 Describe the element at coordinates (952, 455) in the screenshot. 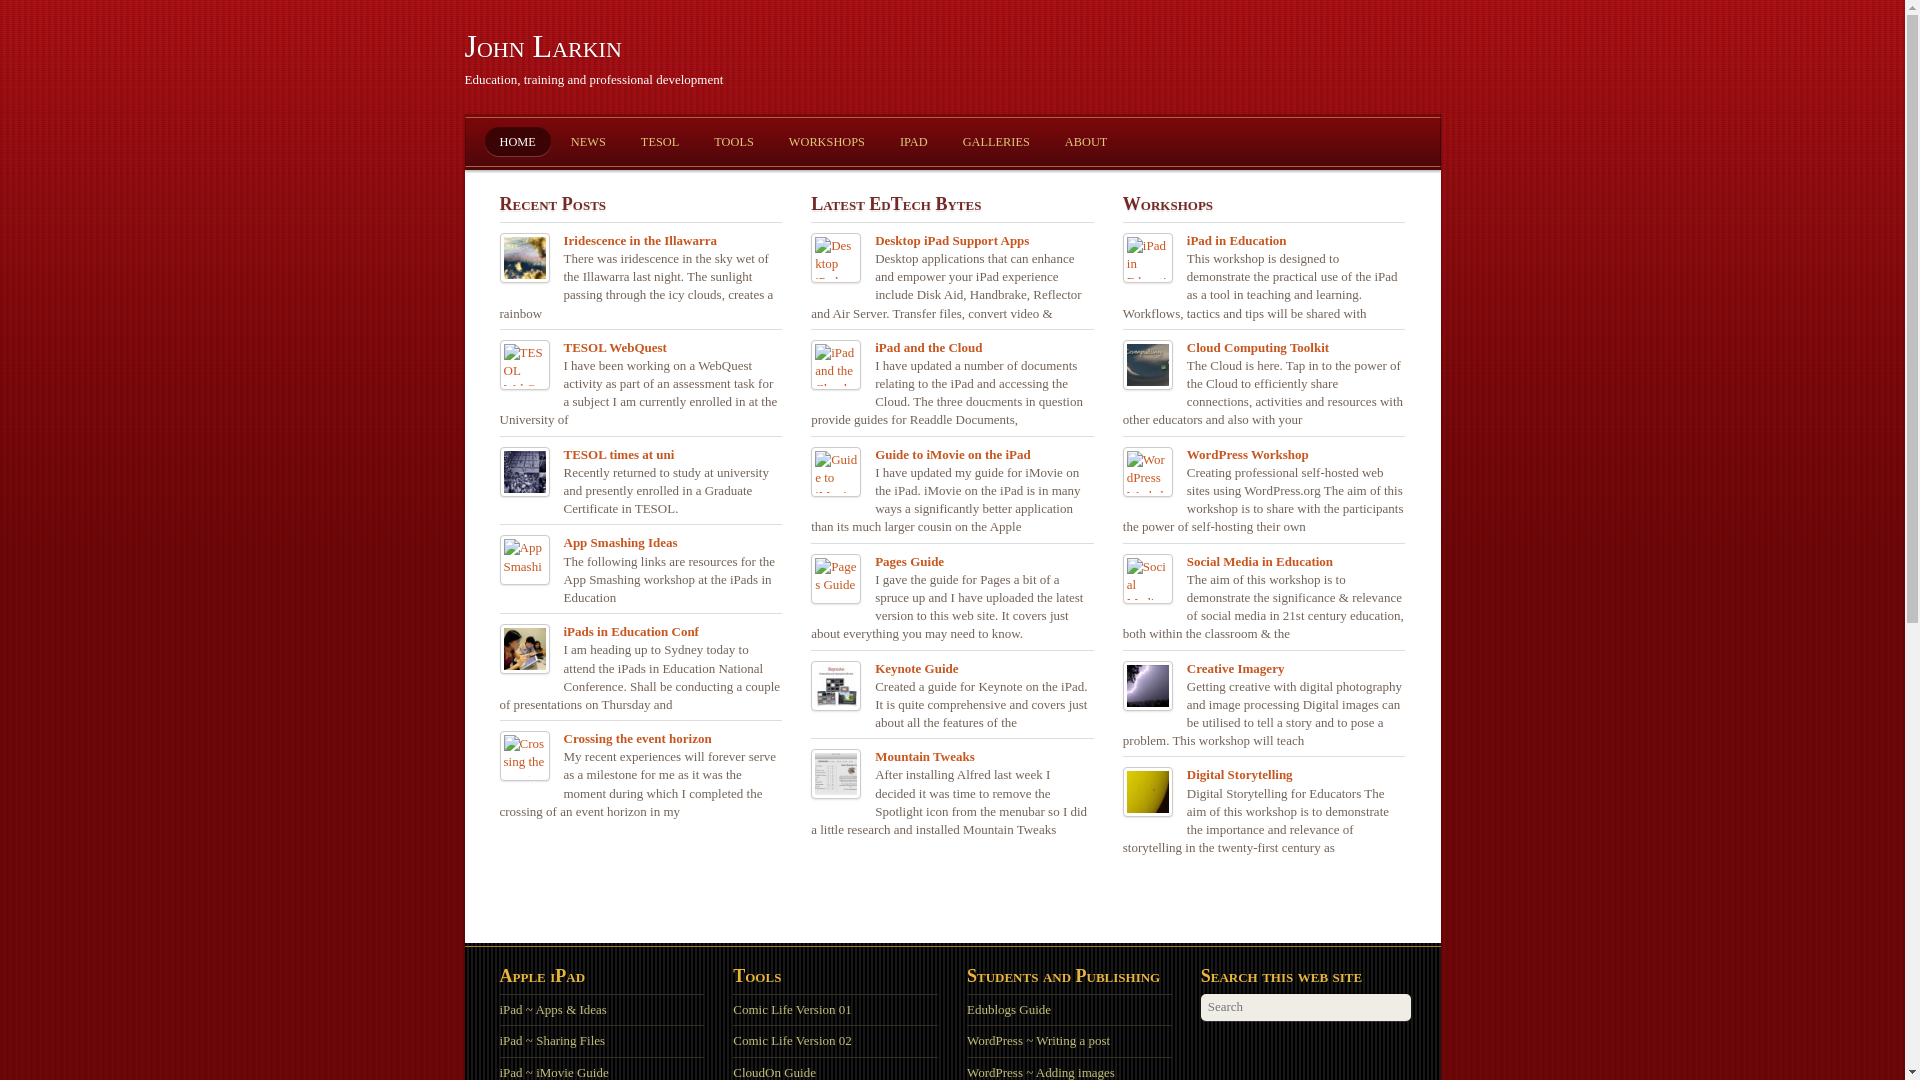

I see `'Guide to iMovie on the iPad'` at that location.